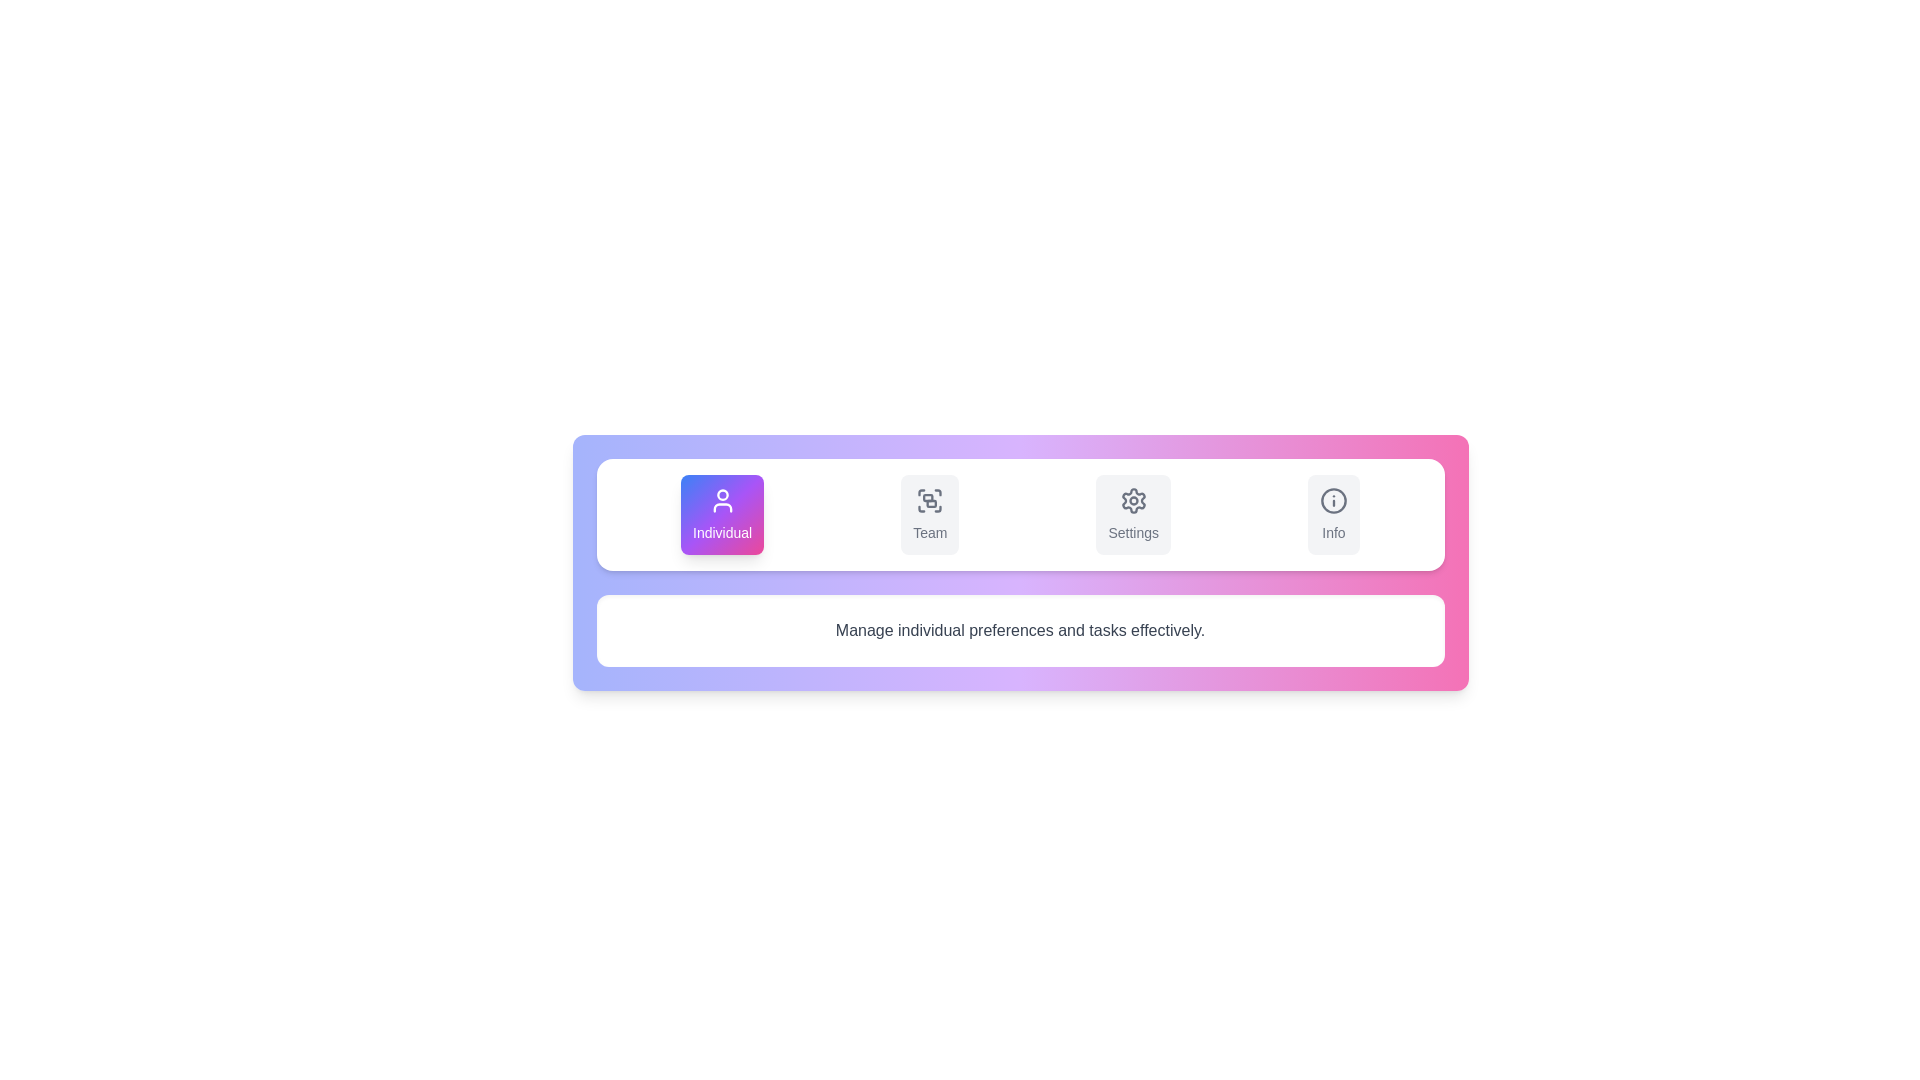 The width and height of the screenshot is (1920, 1080). I want to click on the settings button located between the 'Team' button and the 'Info' button, so click(1133, 514).